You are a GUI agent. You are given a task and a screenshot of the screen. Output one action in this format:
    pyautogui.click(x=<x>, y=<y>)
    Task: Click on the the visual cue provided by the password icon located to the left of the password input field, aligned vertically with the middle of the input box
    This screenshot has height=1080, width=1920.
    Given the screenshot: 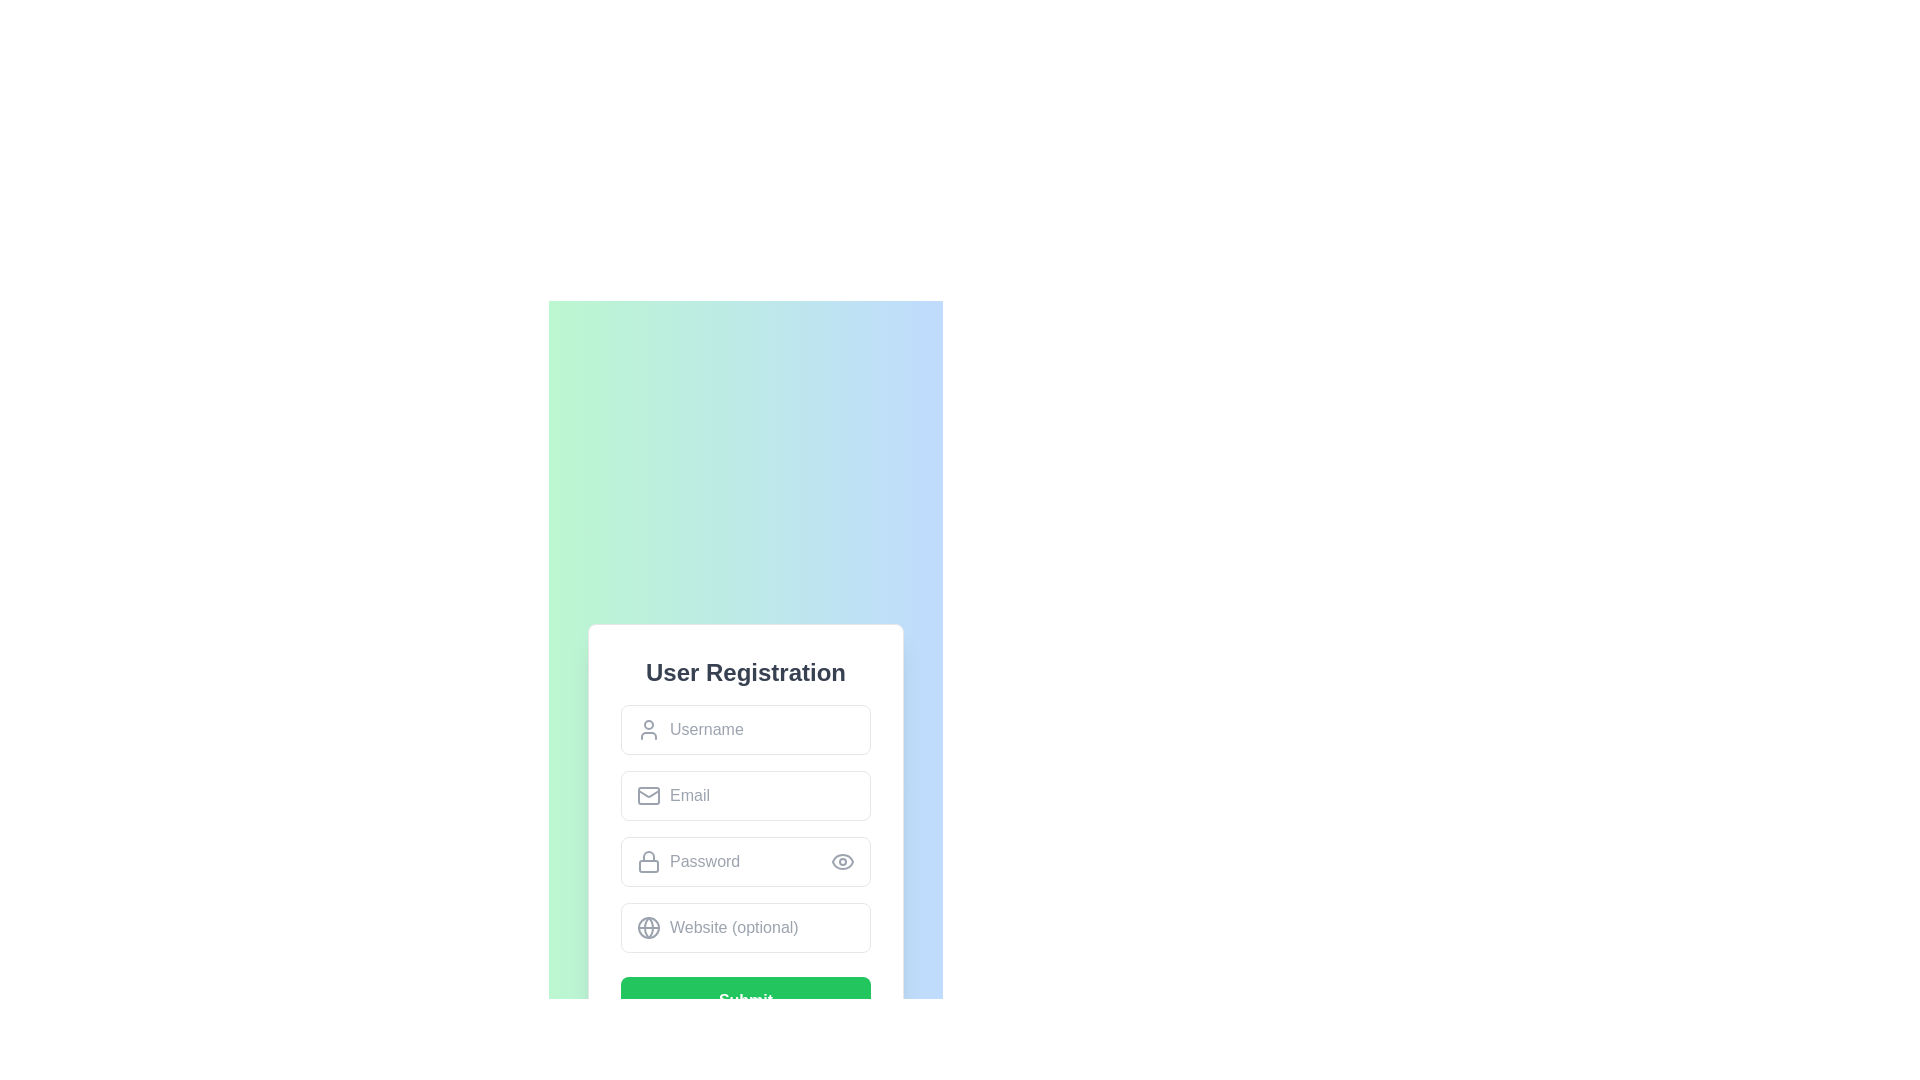 What is the action you would take?
    pyautogui.click(x=648, y=860)
    